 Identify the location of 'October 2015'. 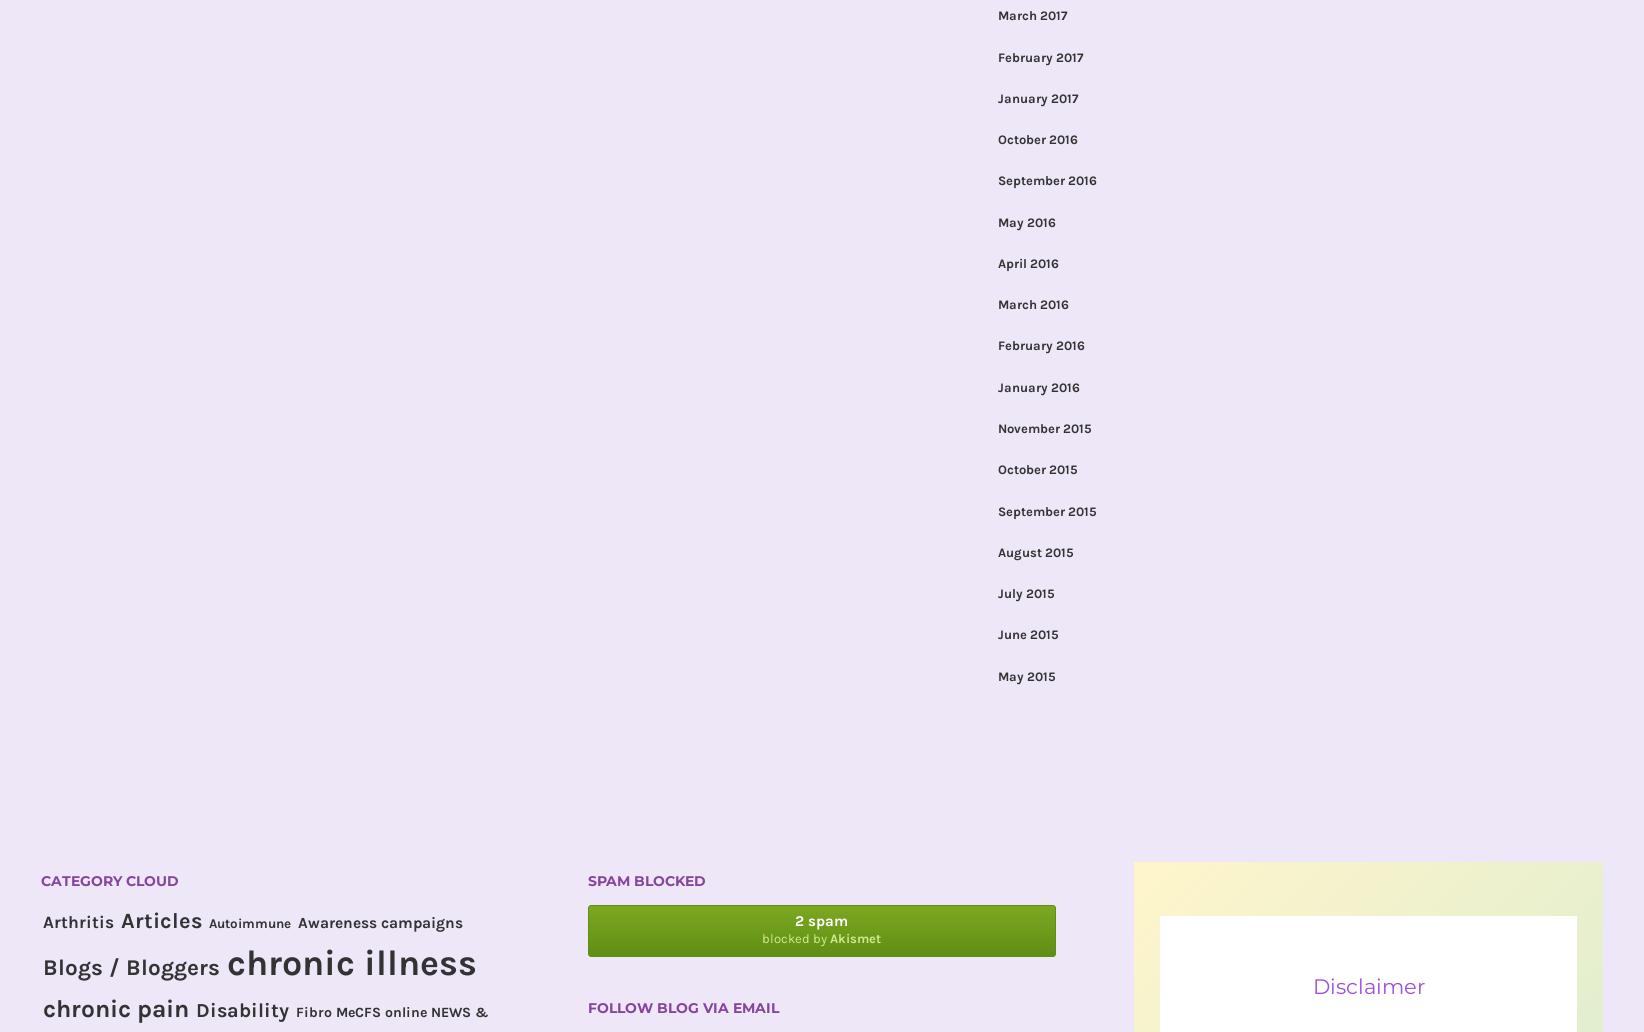
(1037, 468).